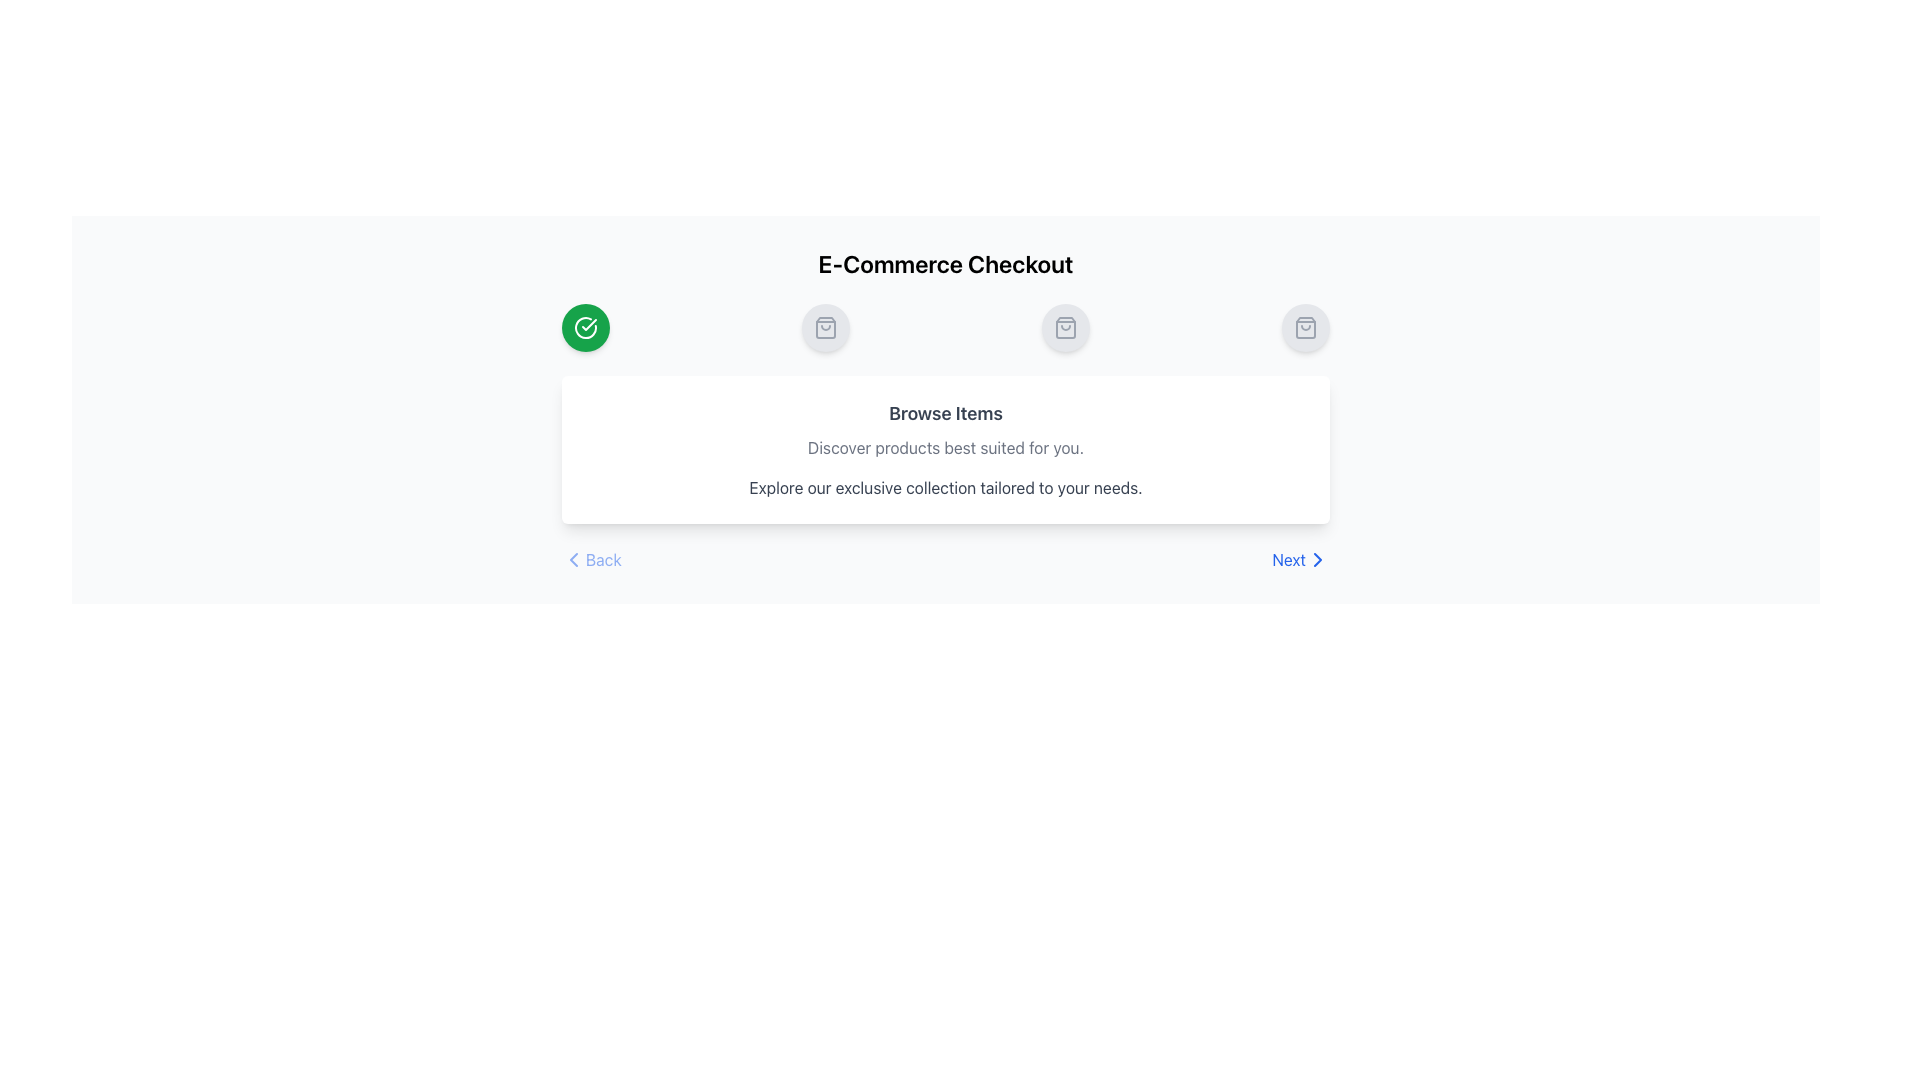 The height and width of the screenshot is (1080, 1920). I want to click on the second circular Icon Button representing 'Browse Items' in the e-commerce checkout process, so click(825, 326).